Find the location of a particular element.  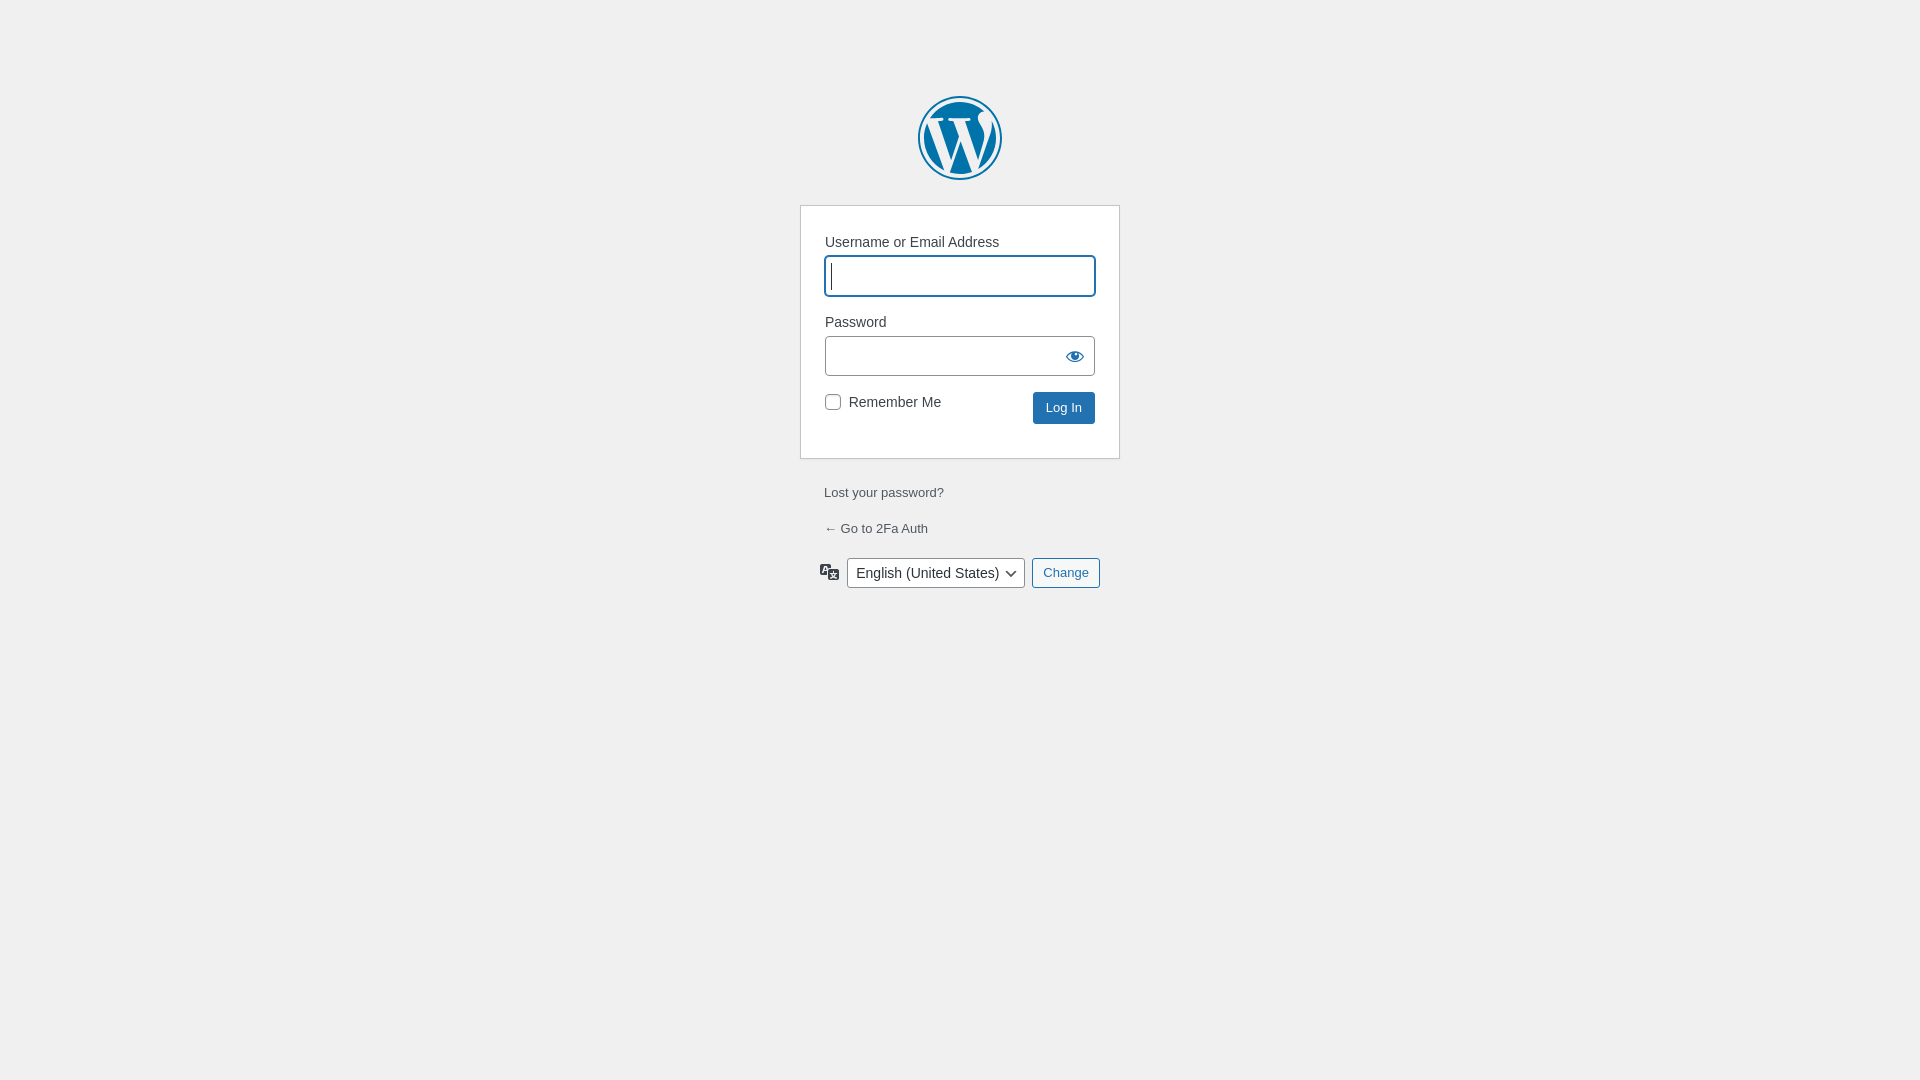

'Log In' is located at coordinates (1063, 407).